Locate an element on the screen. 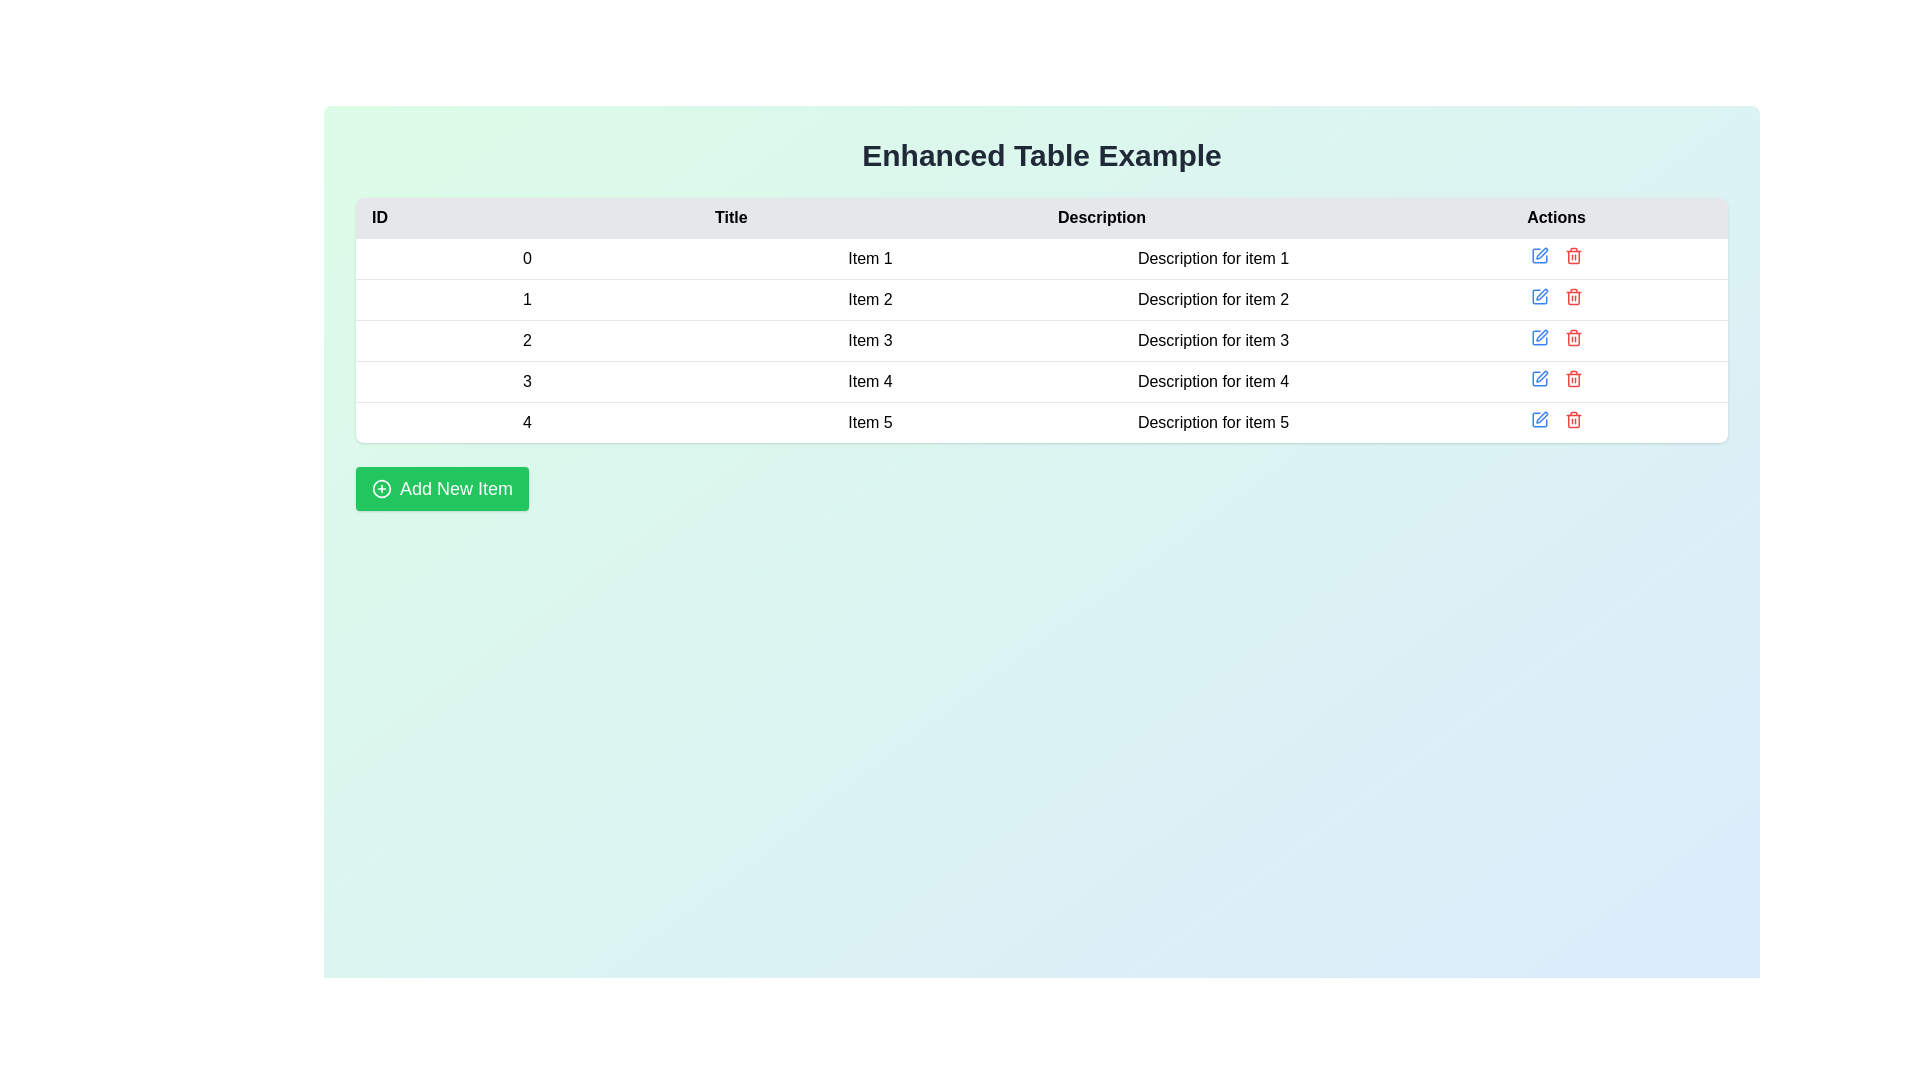 This screenshot has height=1080, width=1920. the text content element indicating the title associated with the table's row, positioned under the 'Title' column is located at coordinates (870, 421).